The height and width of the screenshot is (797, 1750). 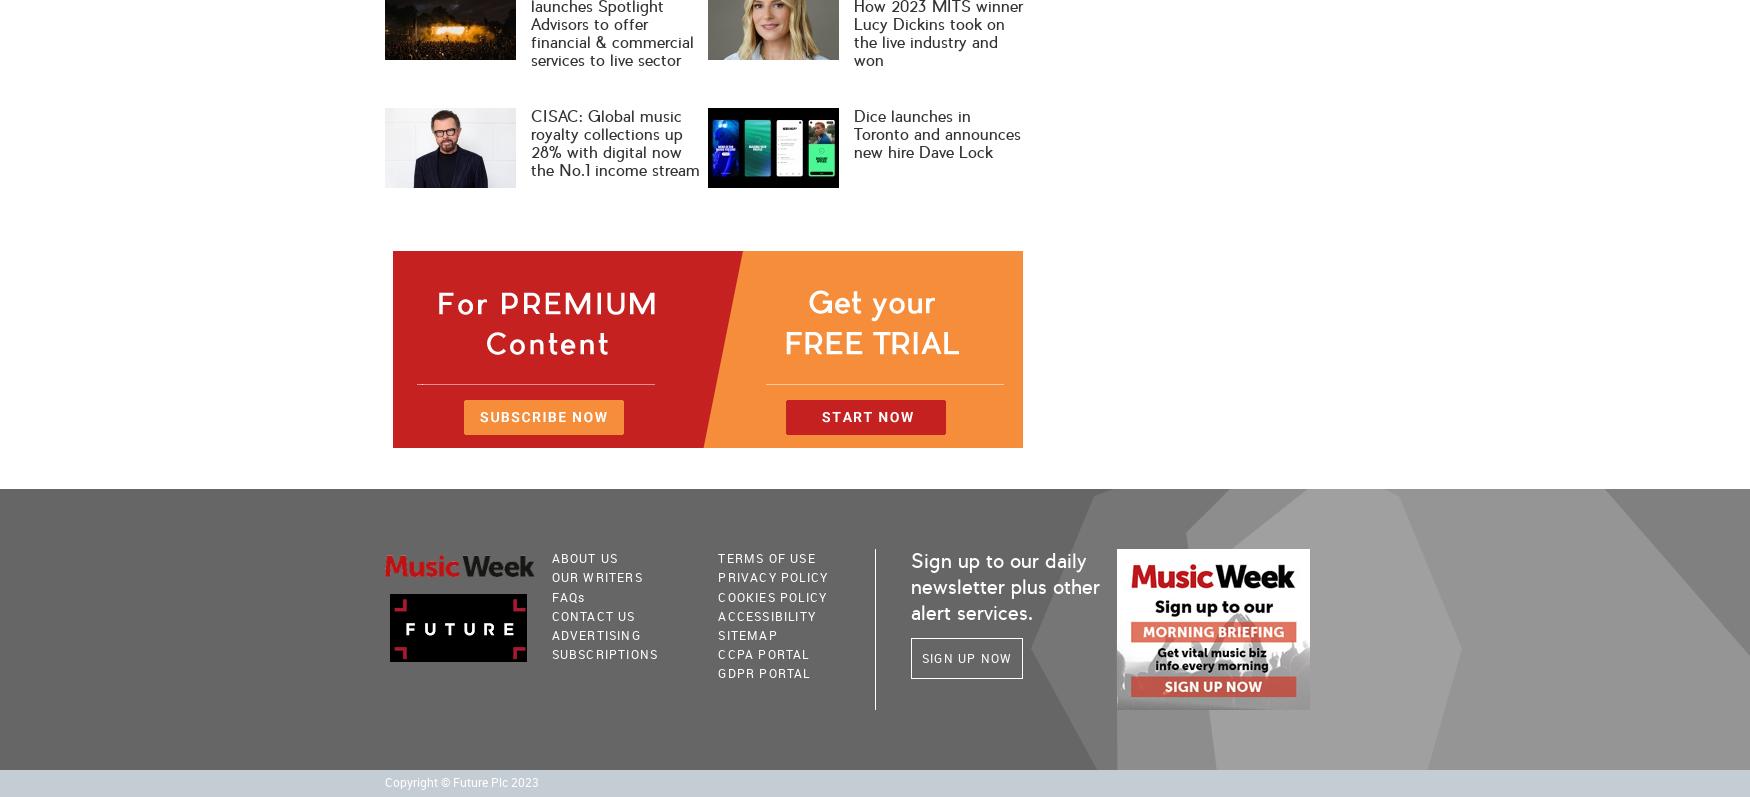 What do you see at coordinates (604, 654) in the screenshot?
I see `'Subscriptions'` at bounding box center [604, 654].